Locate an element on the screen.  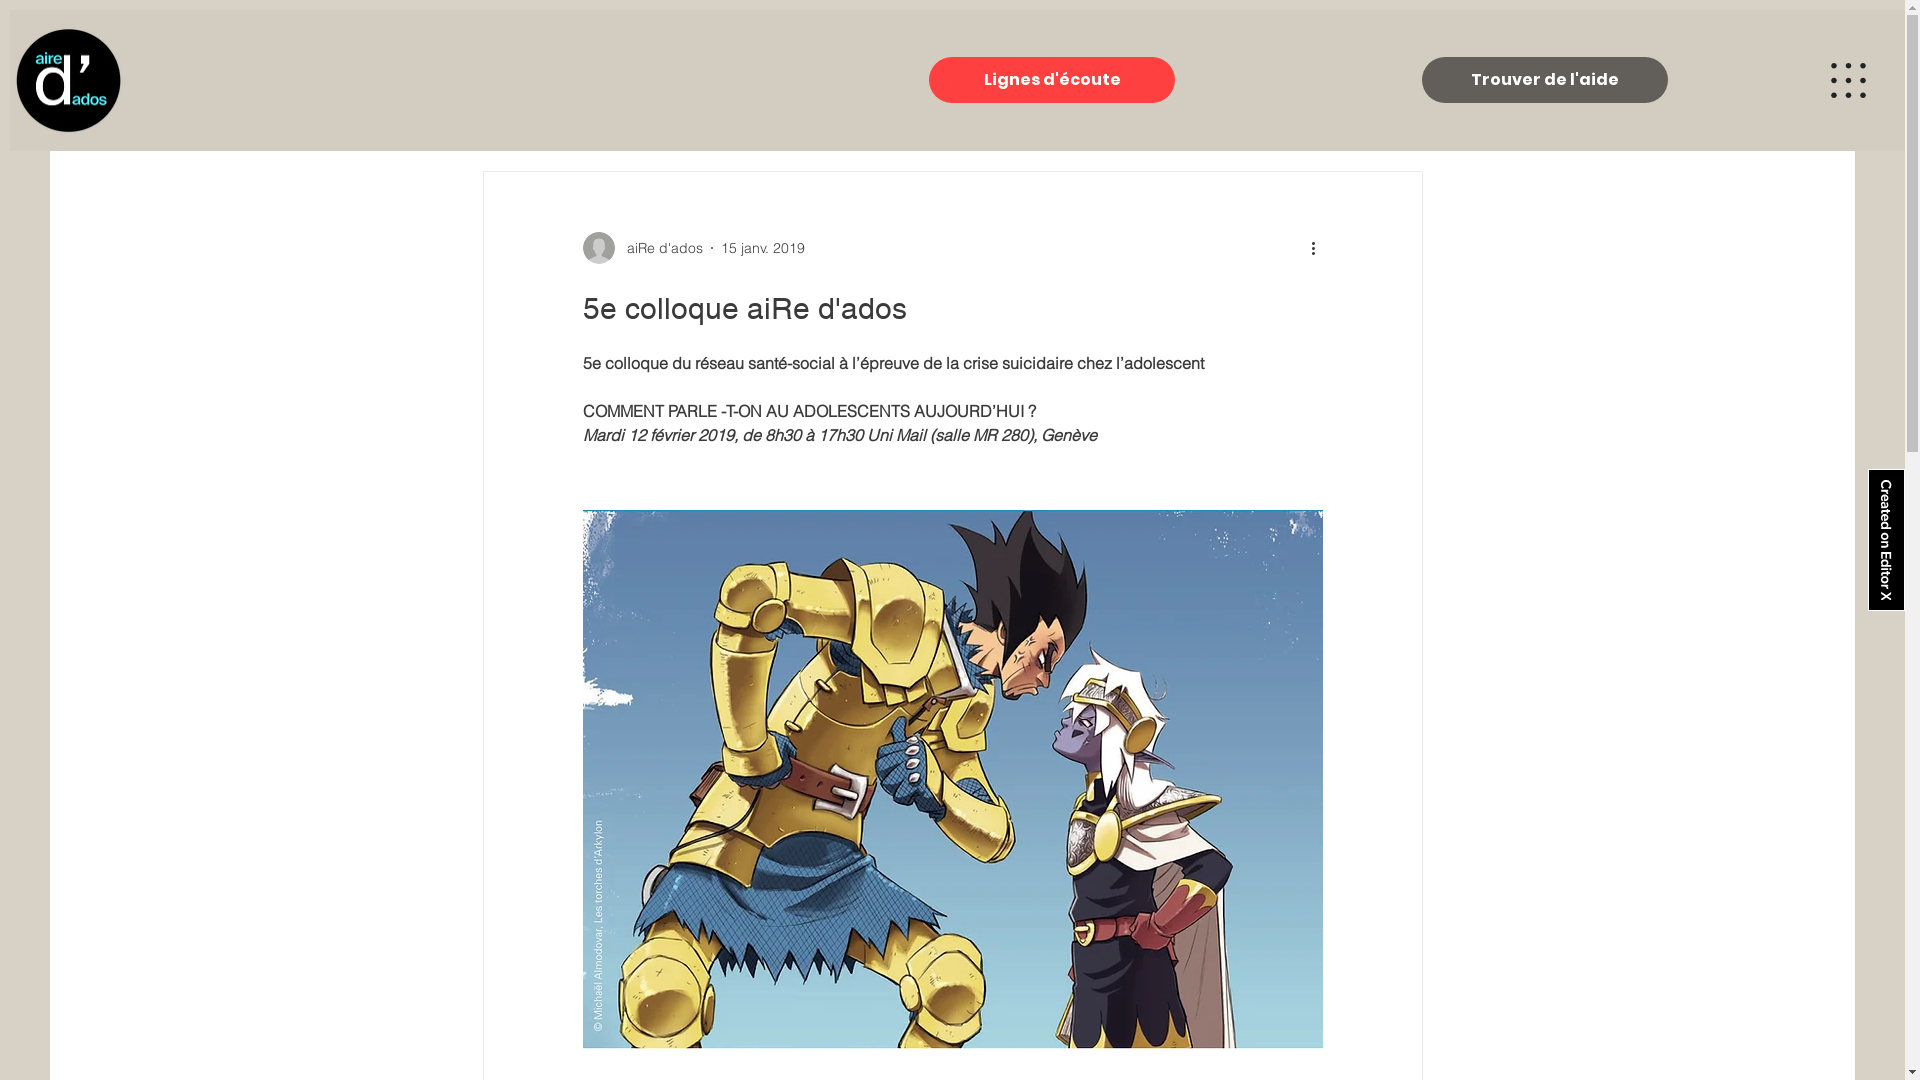
'Trouver de l'aide' is located at coordinates (1544, 79).